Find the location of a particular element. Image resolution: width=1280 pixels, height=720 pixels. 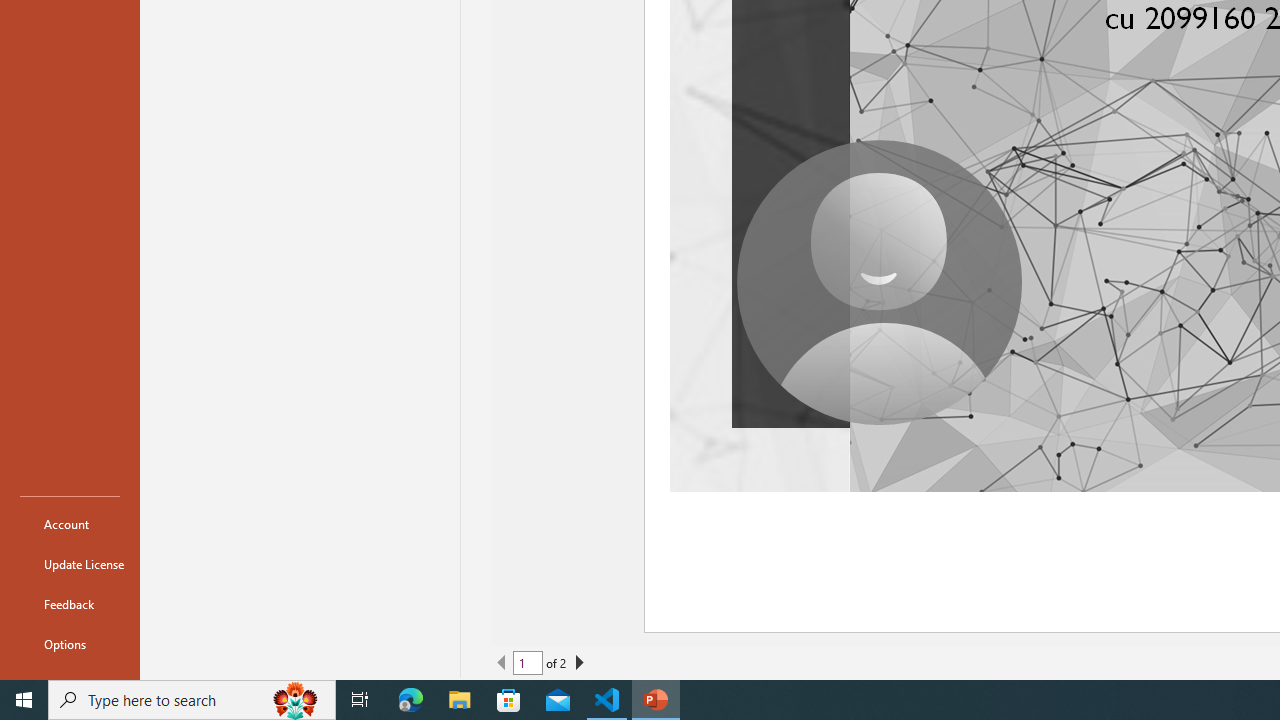

'Update License' is located at coordinates (69, 564).